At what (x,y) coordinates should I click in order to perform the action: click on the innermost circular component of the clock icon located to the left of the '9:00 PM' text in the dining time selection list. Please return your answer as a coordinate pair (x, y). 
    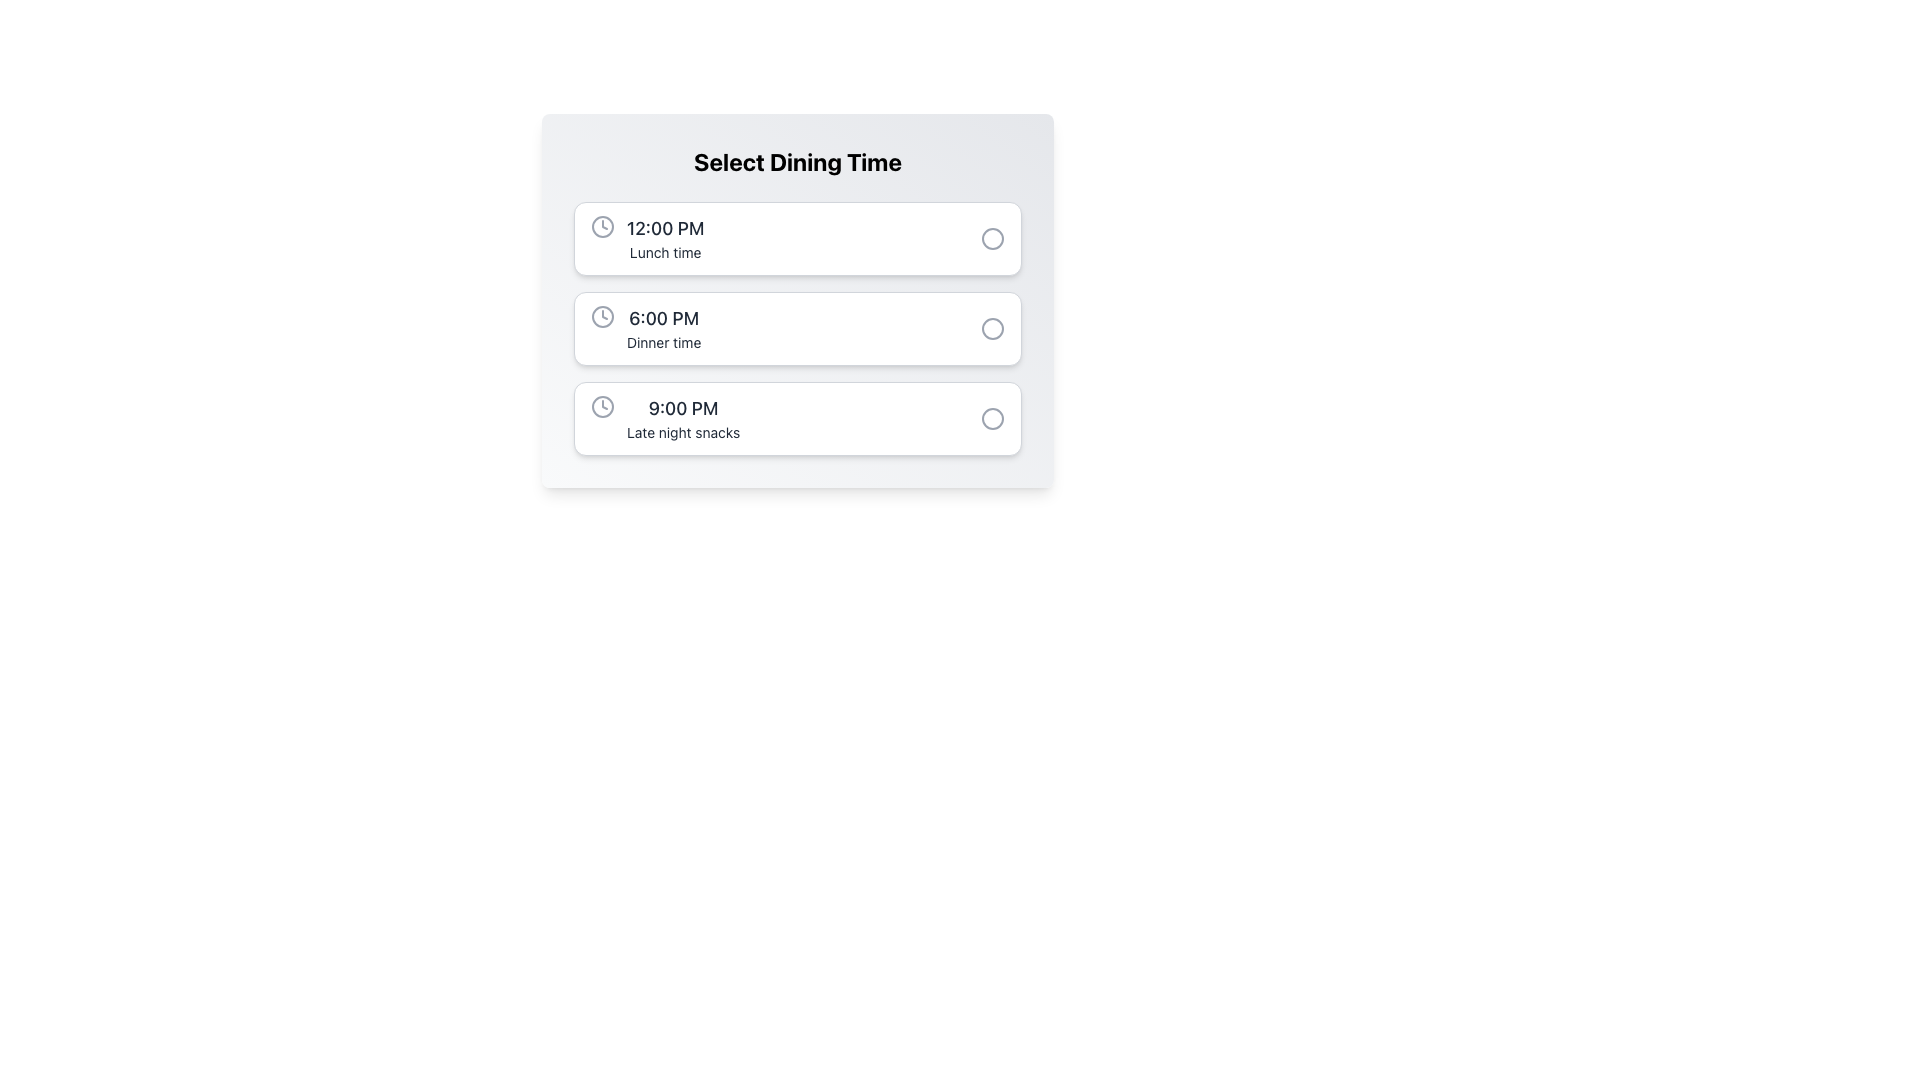
    Looking at the image, I should click on (602, 406).